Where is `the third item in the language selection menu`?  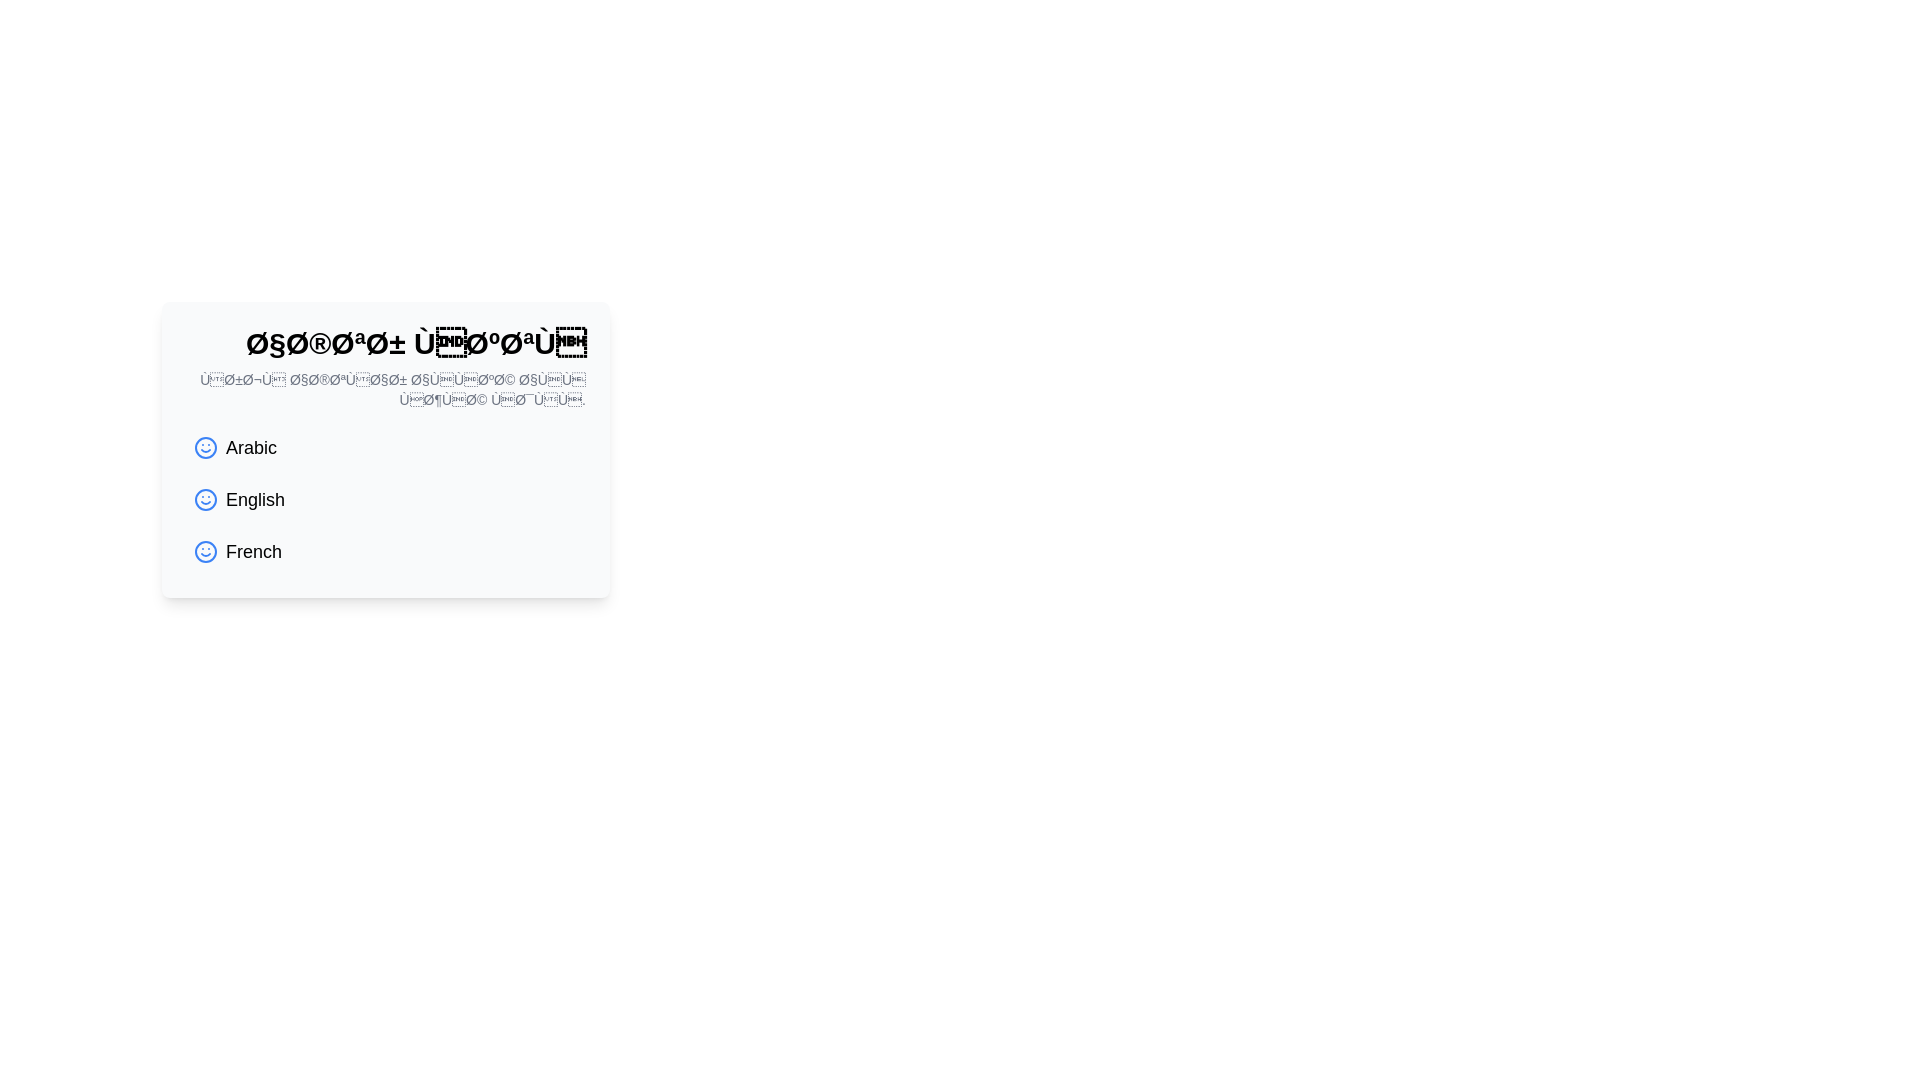
the third item in the language selection menu is located at coordinates (385, 551).